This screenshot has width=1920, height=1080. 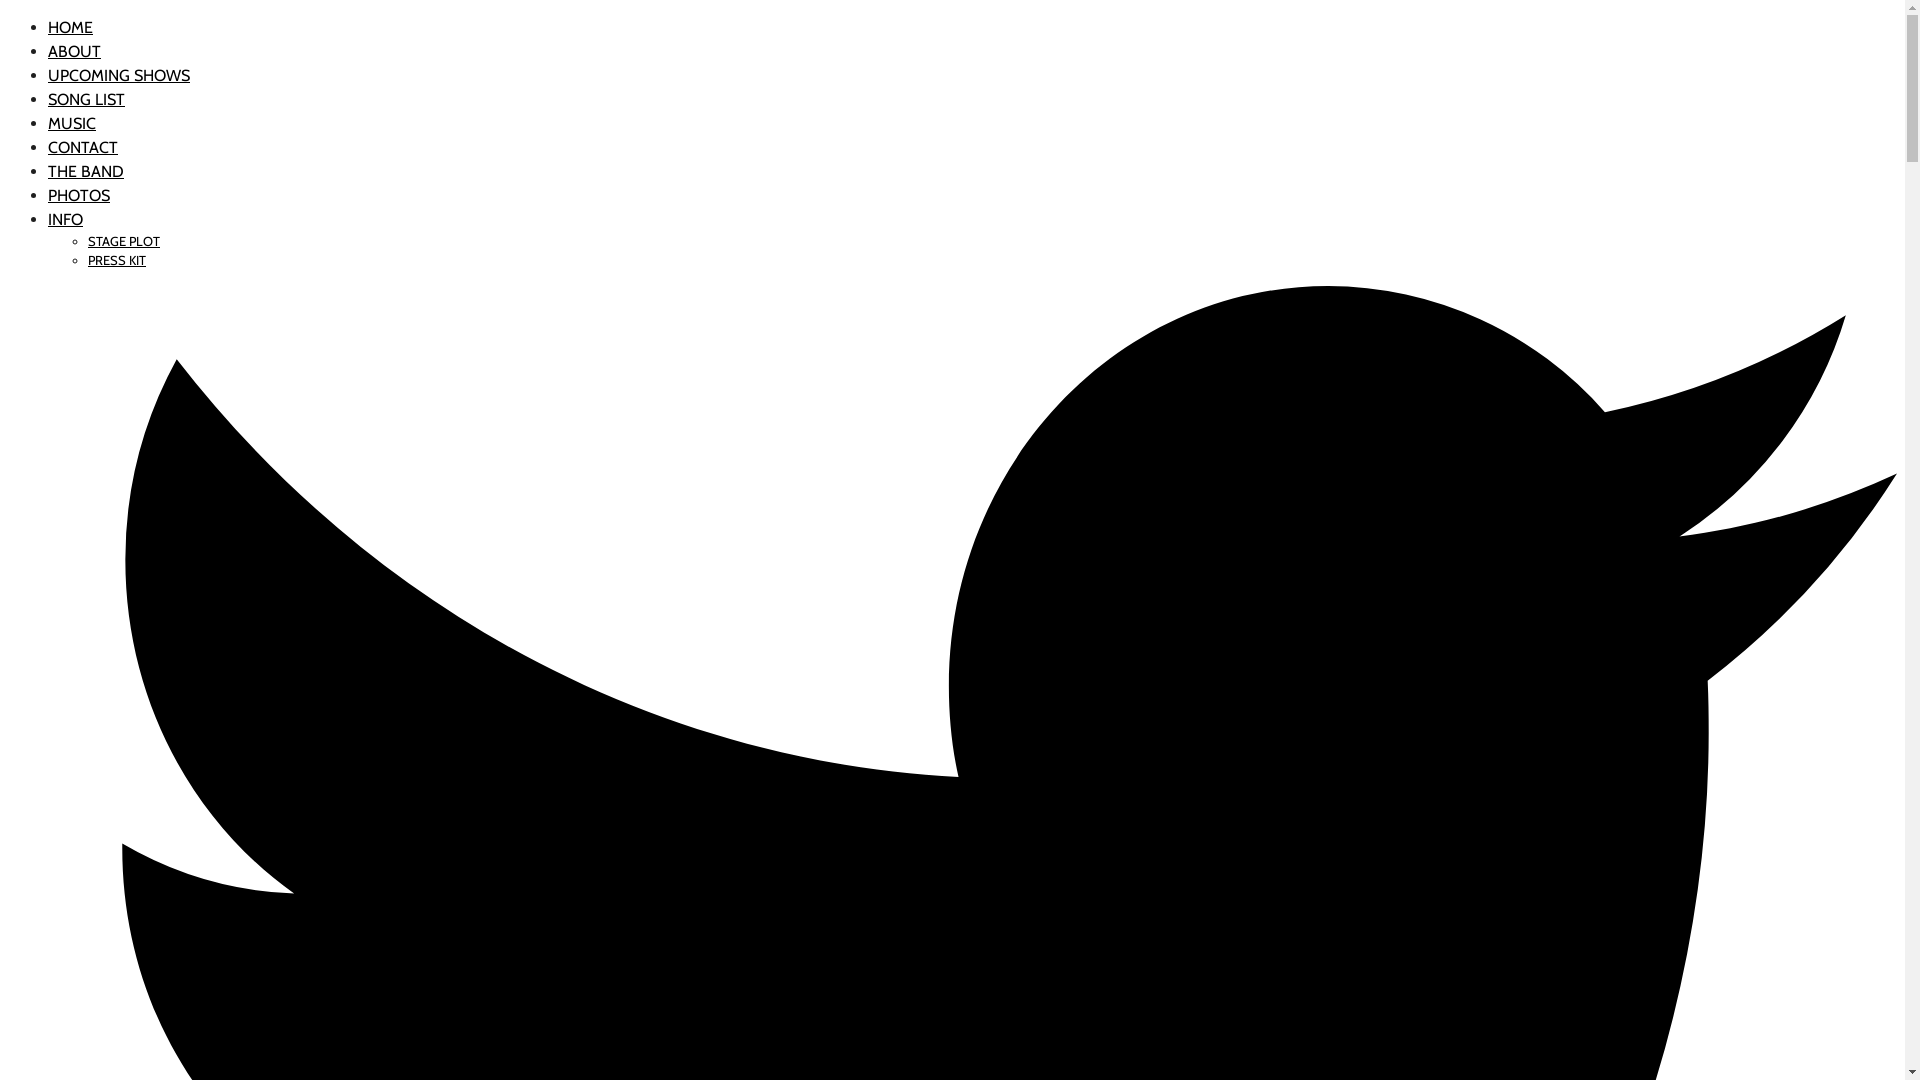 What do you see at coordinates (85, 99) in the screenshot?
I see `'SONG LIST'` at bounding box center [85, 99].